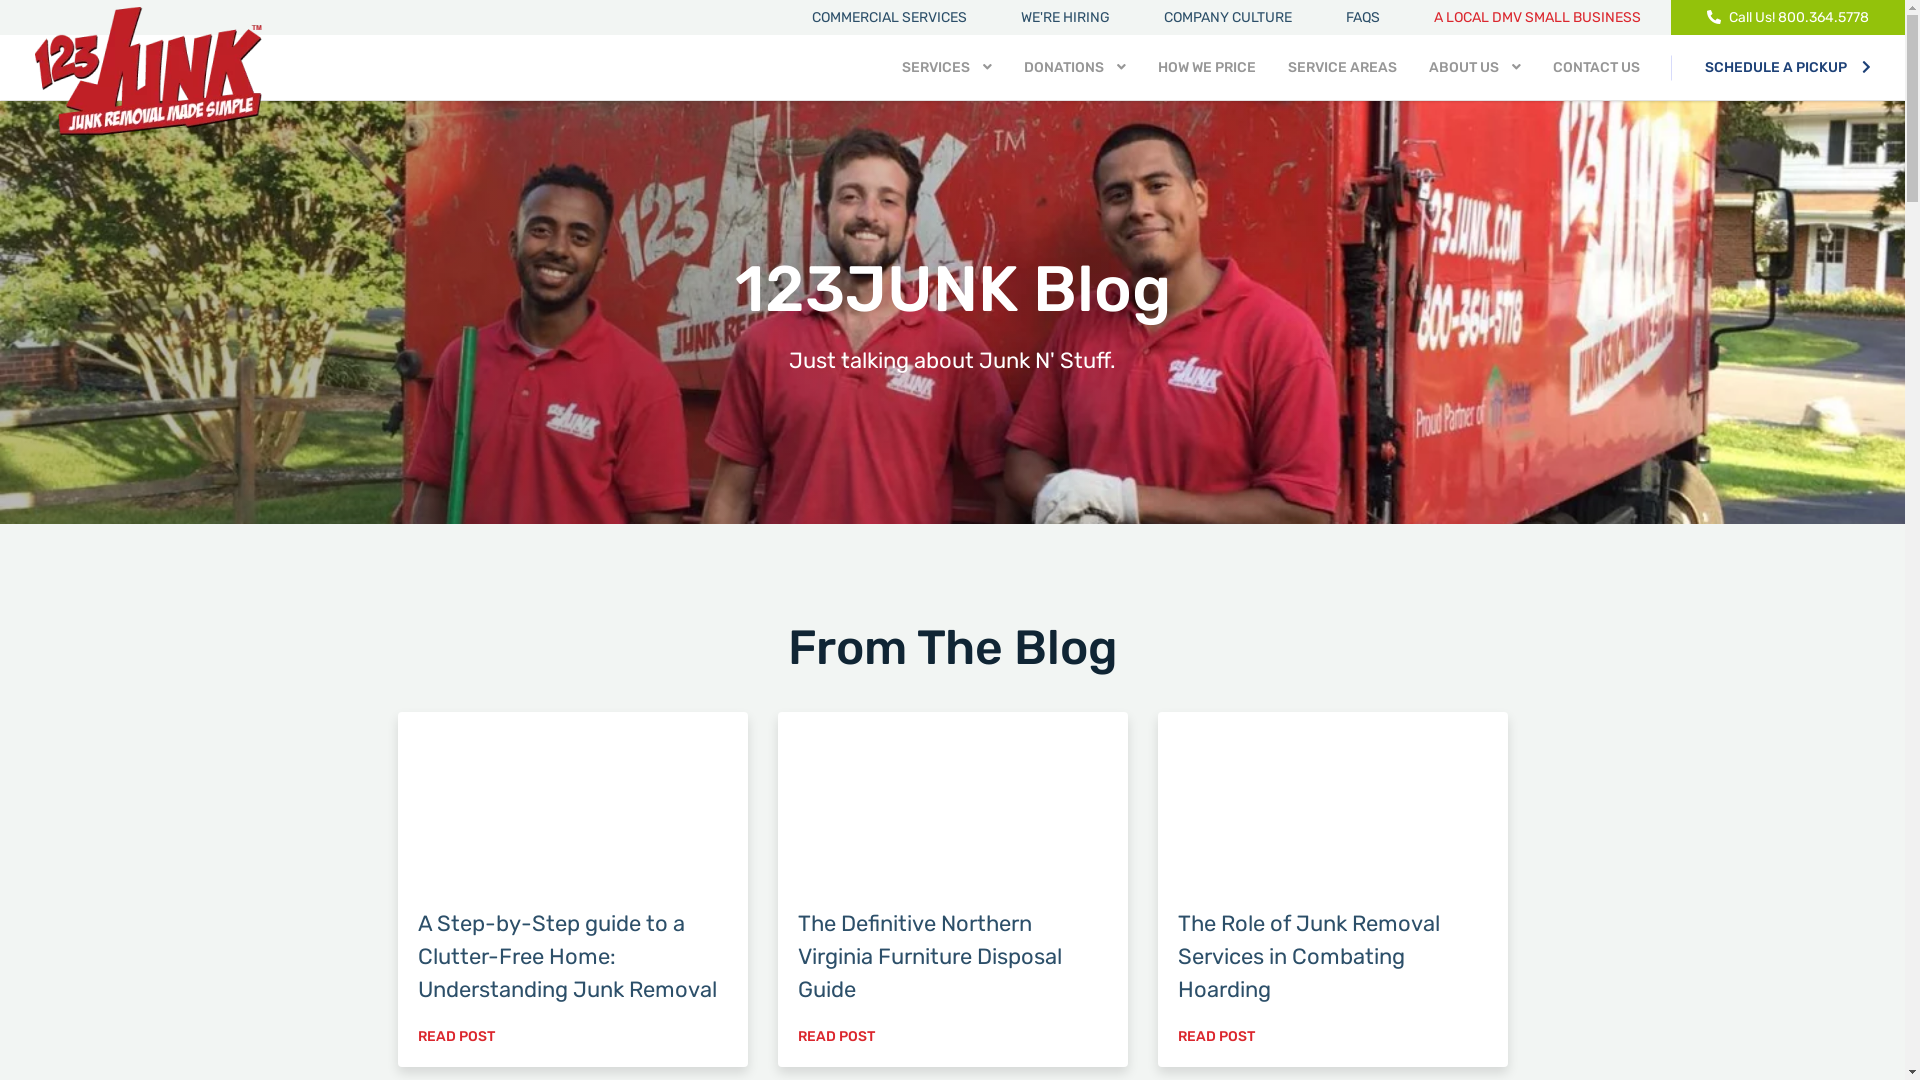 The height and width of the screenshot is (1080, 1920). What do you see at coordinates (1074, 66) in the screenshot?
I see `'DONATIONS'` at bounding box center [1074, 66].